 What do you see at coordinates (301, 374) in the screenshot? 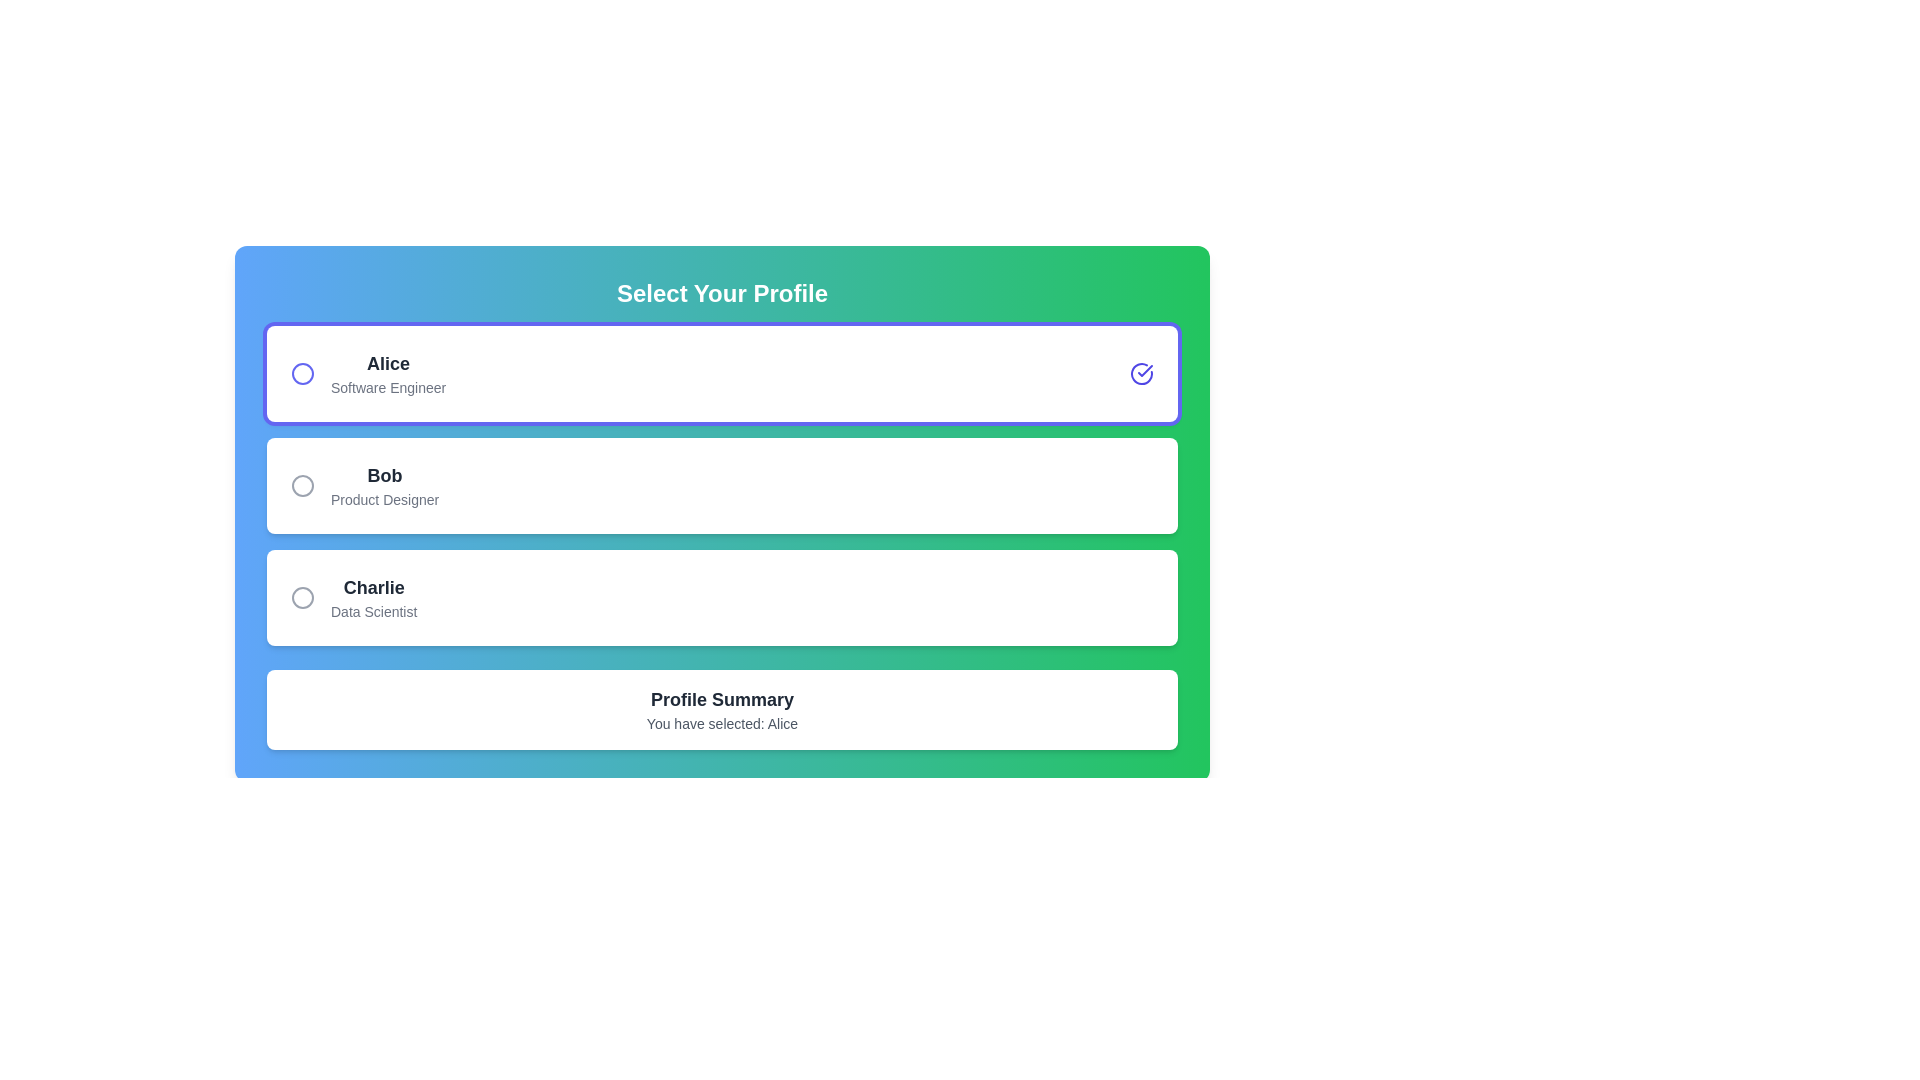
I see `the circular SVG graphic element styled with stroke color matching the text-indigo-500 class, located near the 'Alice' profile option` at bounding box center [301, 374].